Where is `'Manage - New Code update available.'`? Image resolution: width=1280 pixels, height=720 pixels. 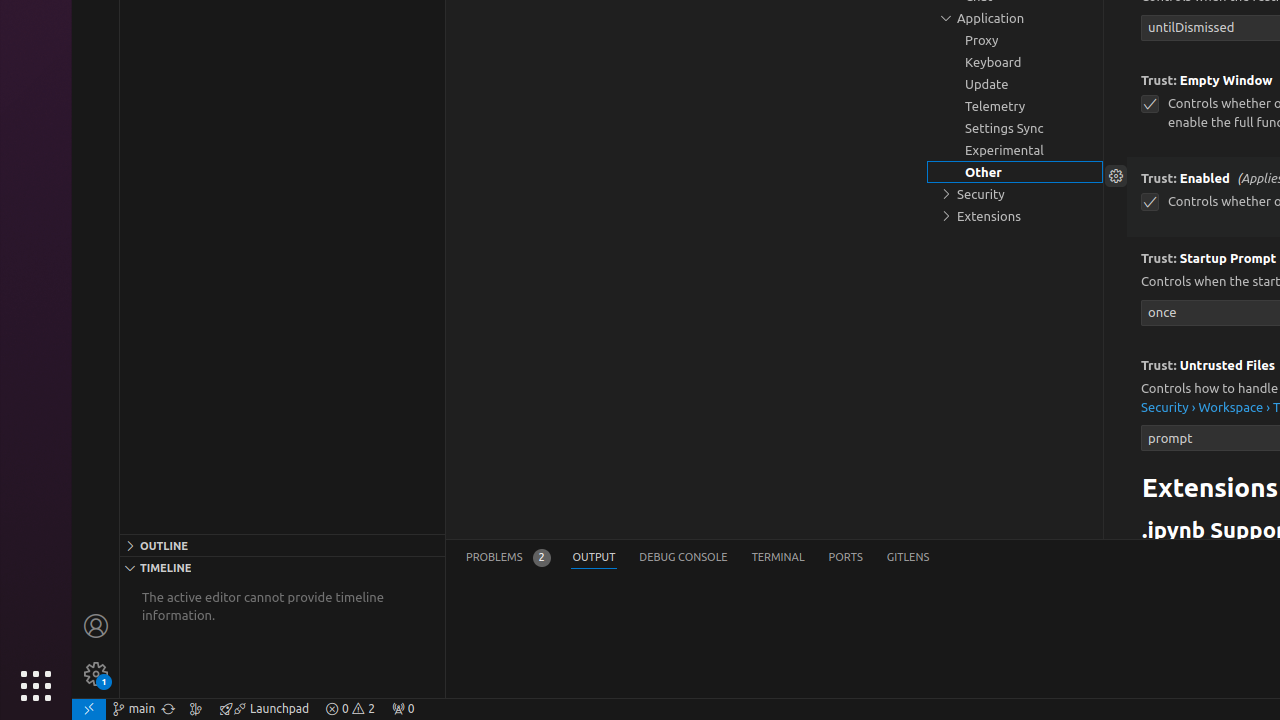
'Manage - New Code update available.' is located at coordinates (95, 673).